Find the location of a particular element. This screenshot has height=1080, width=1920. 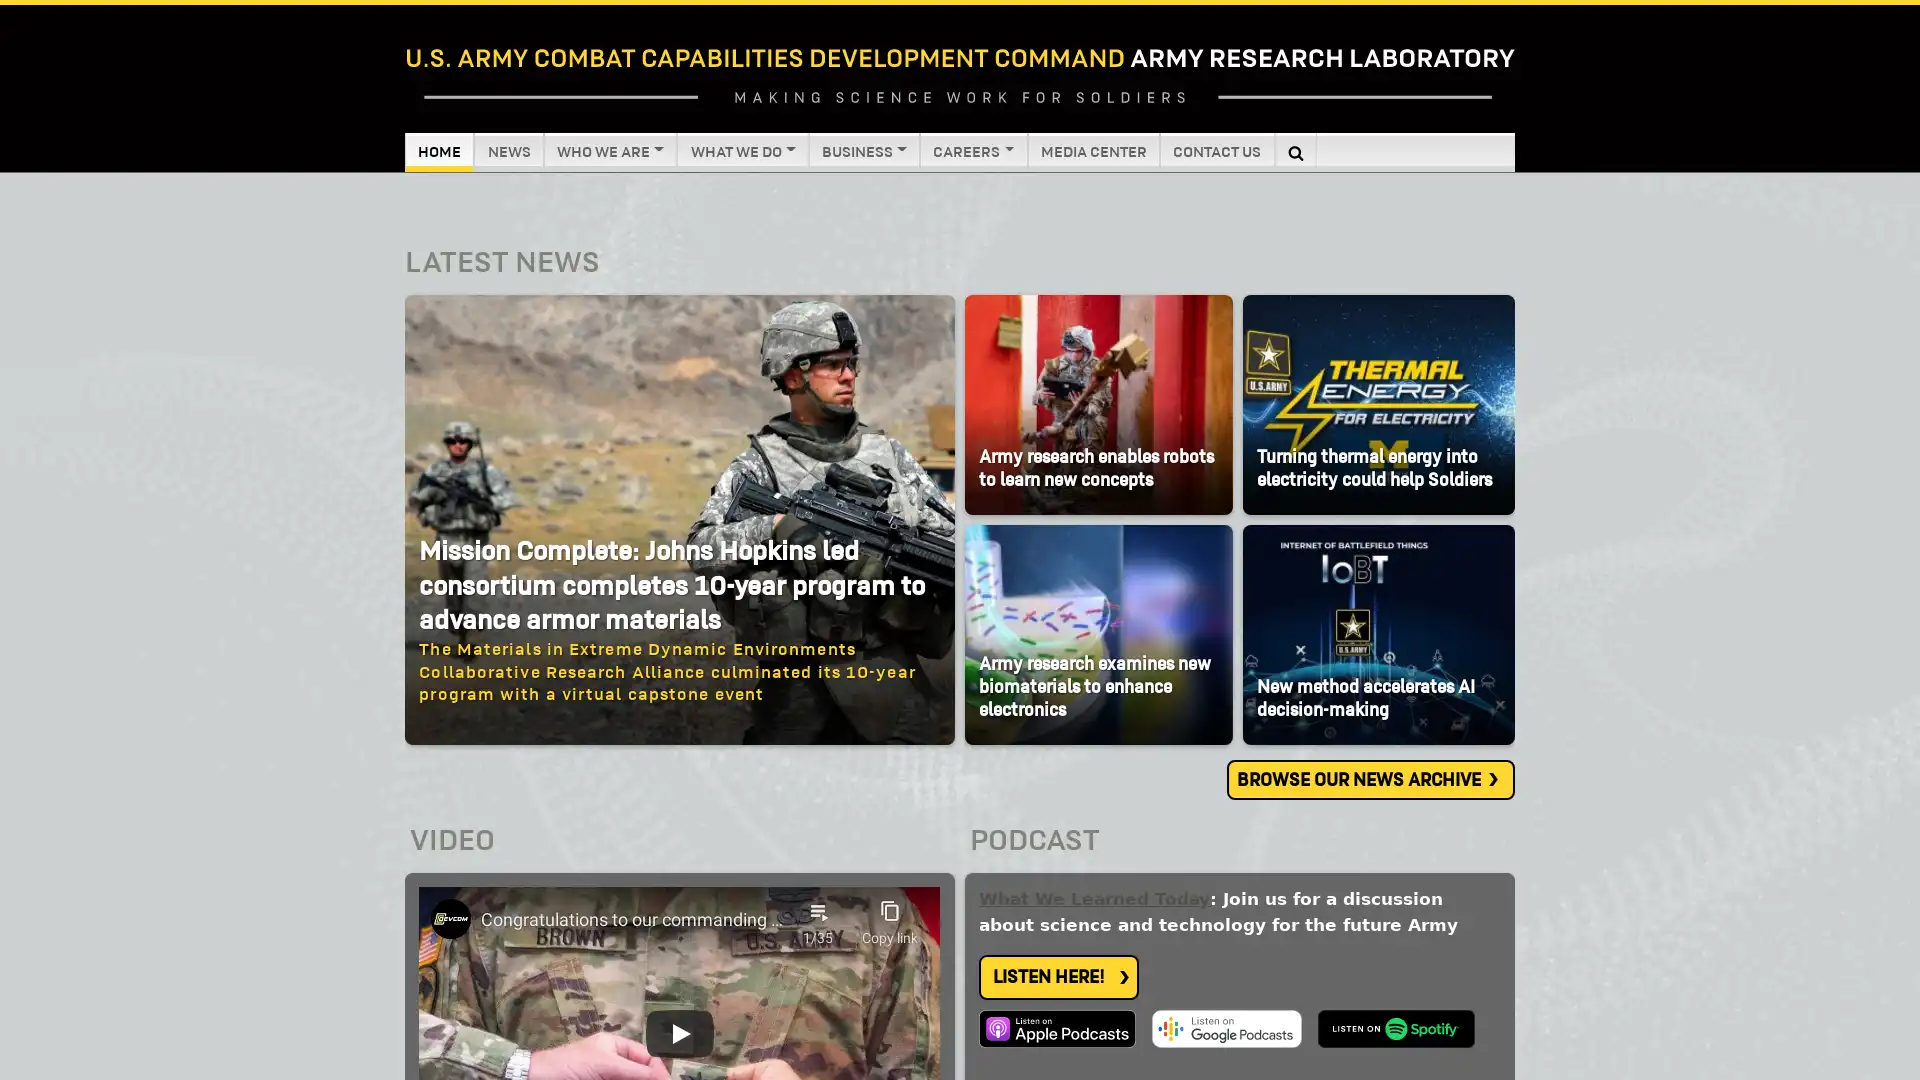

CONTACT US is located at coordinates (1216, 151).